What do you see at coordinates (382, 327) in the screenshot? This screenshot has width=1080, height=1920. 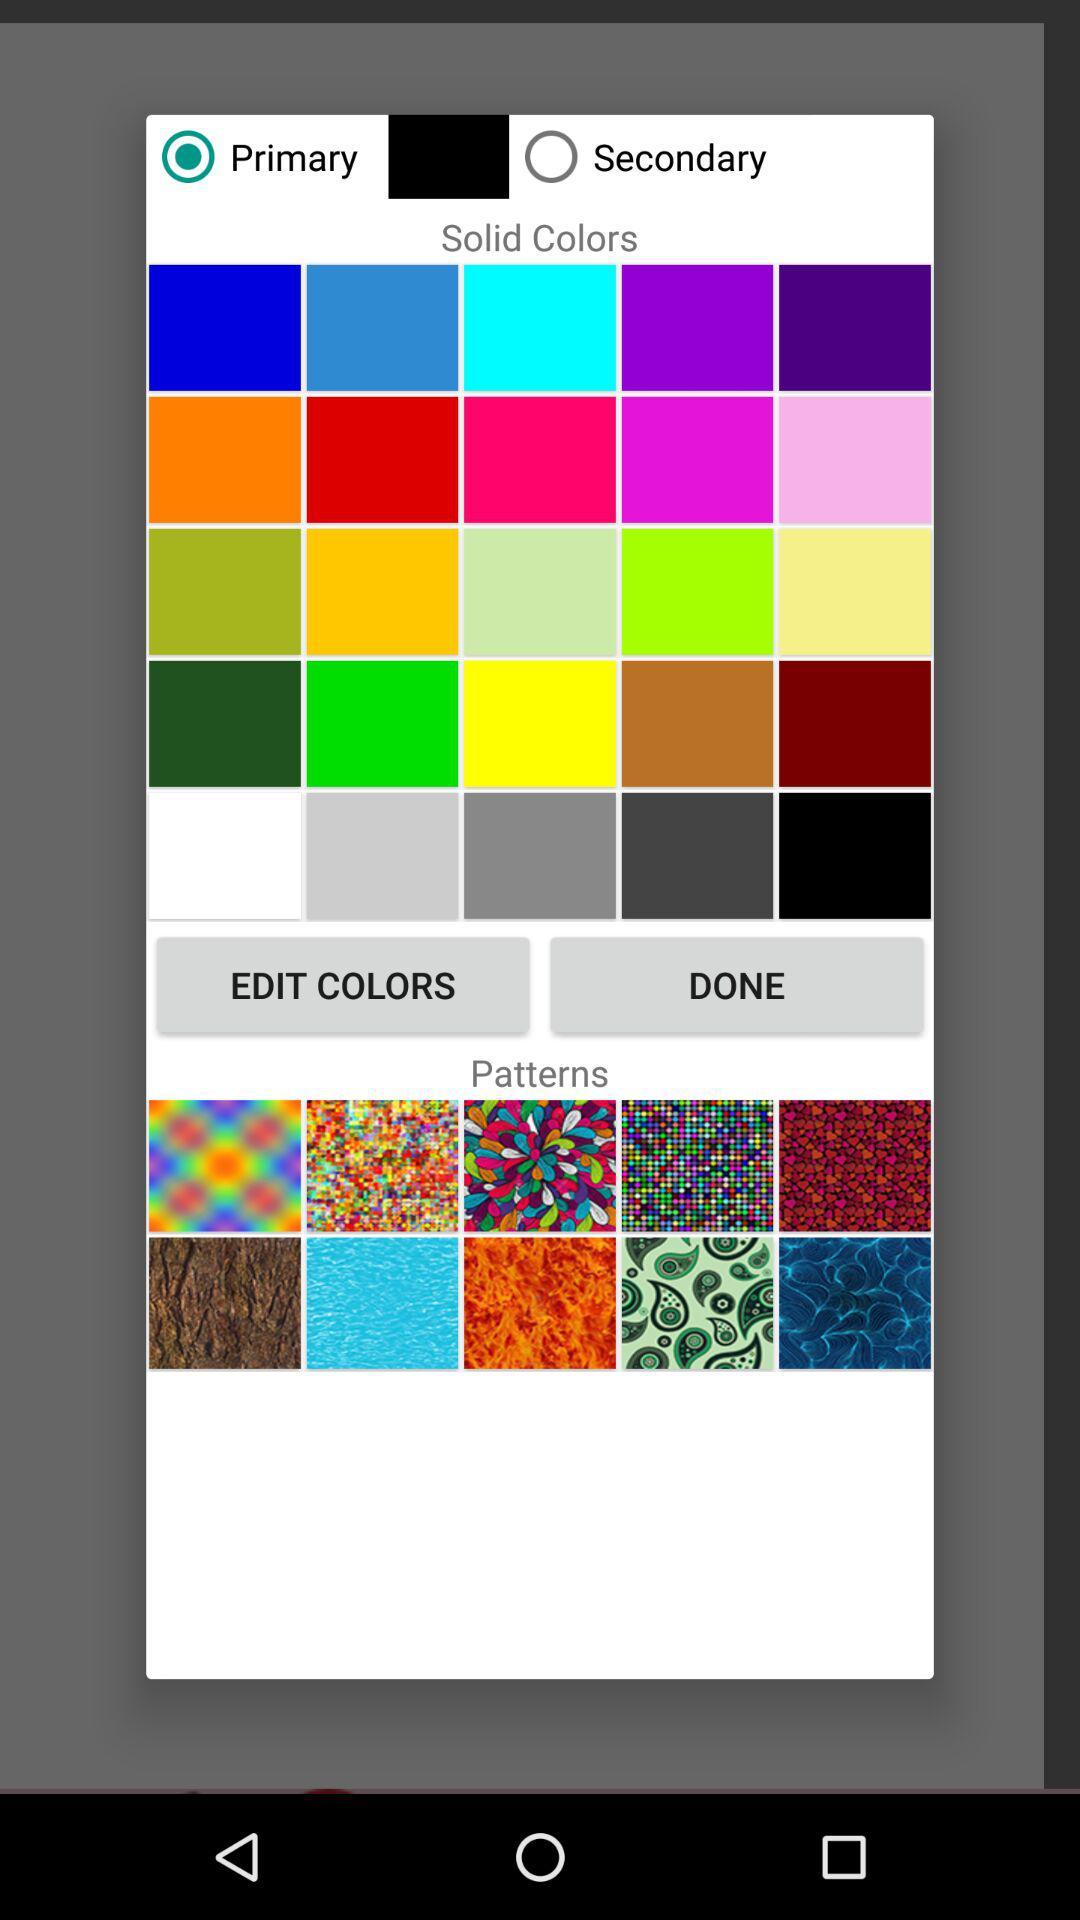 I see `item below solid colors item` at bounding box center [382, 327].